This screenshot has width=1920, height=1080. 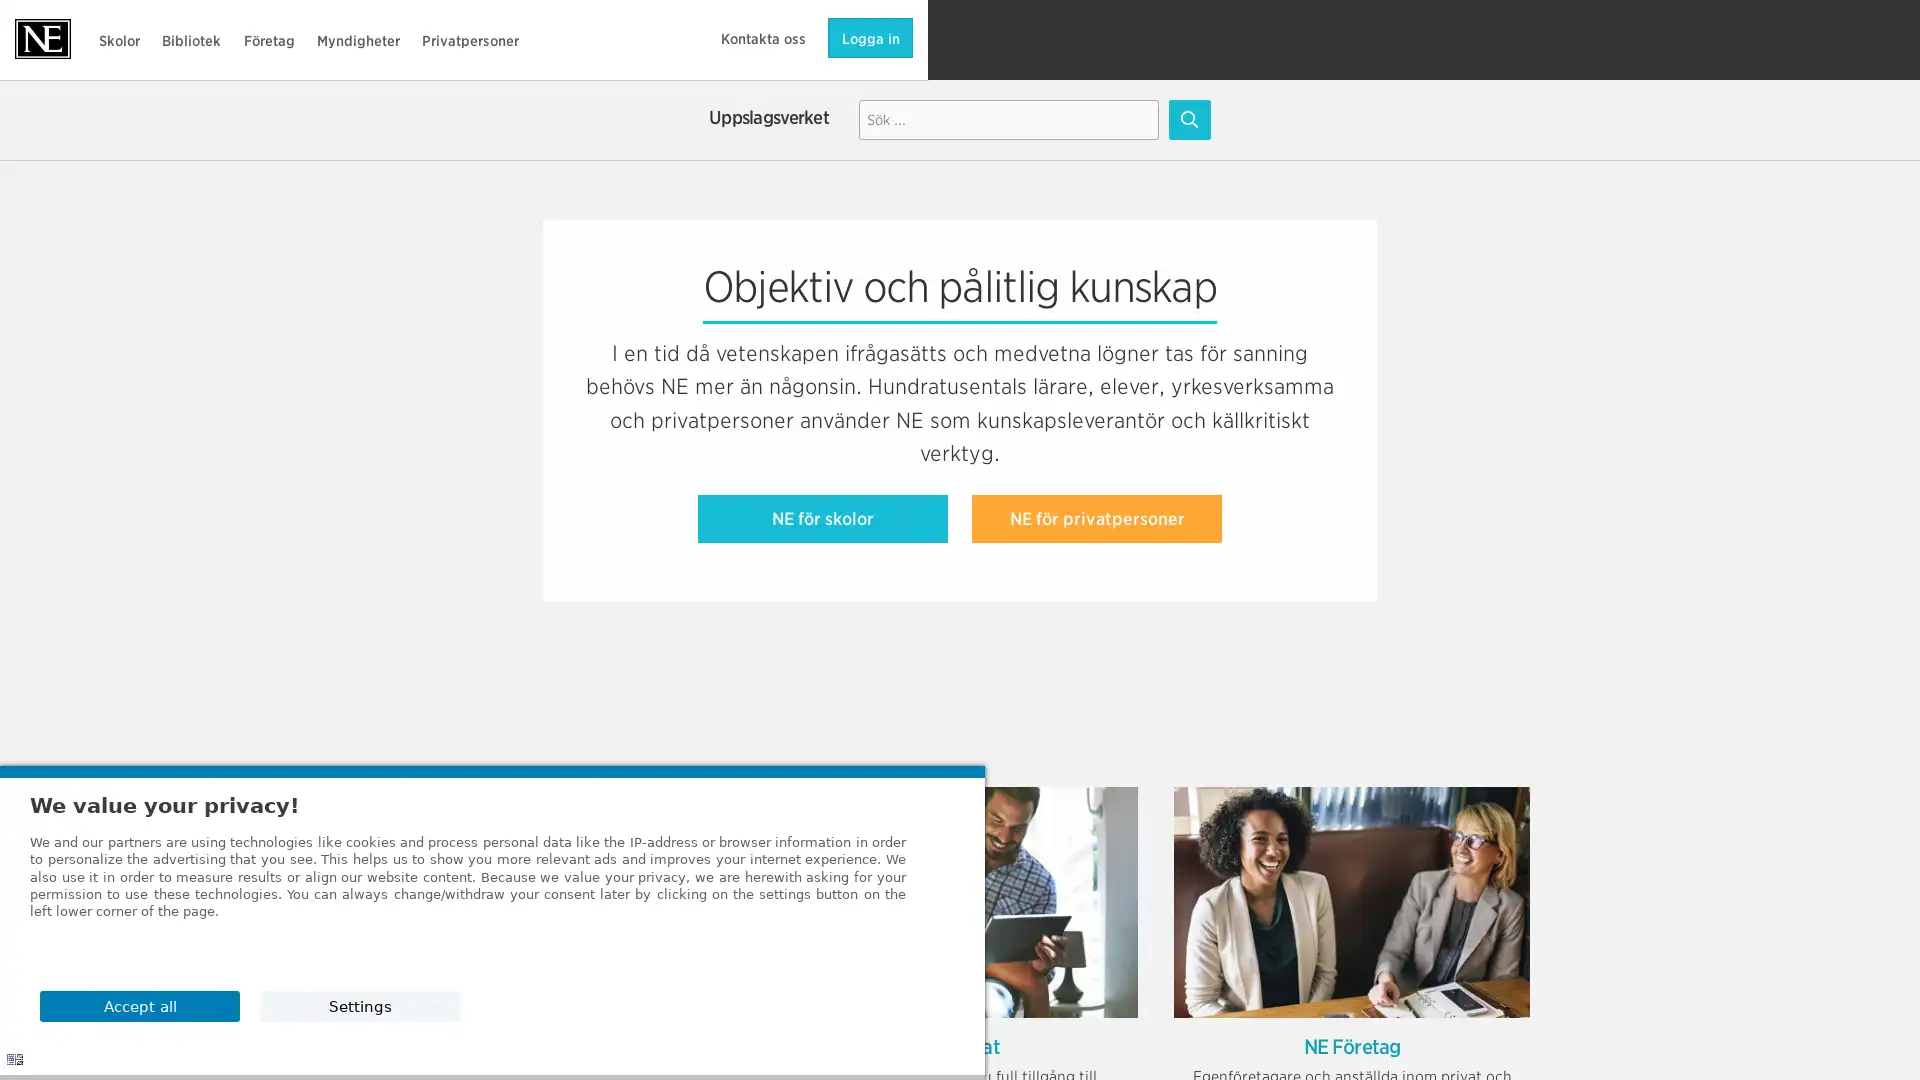 I want to click on Settings, so click(x=1449, y=1005).